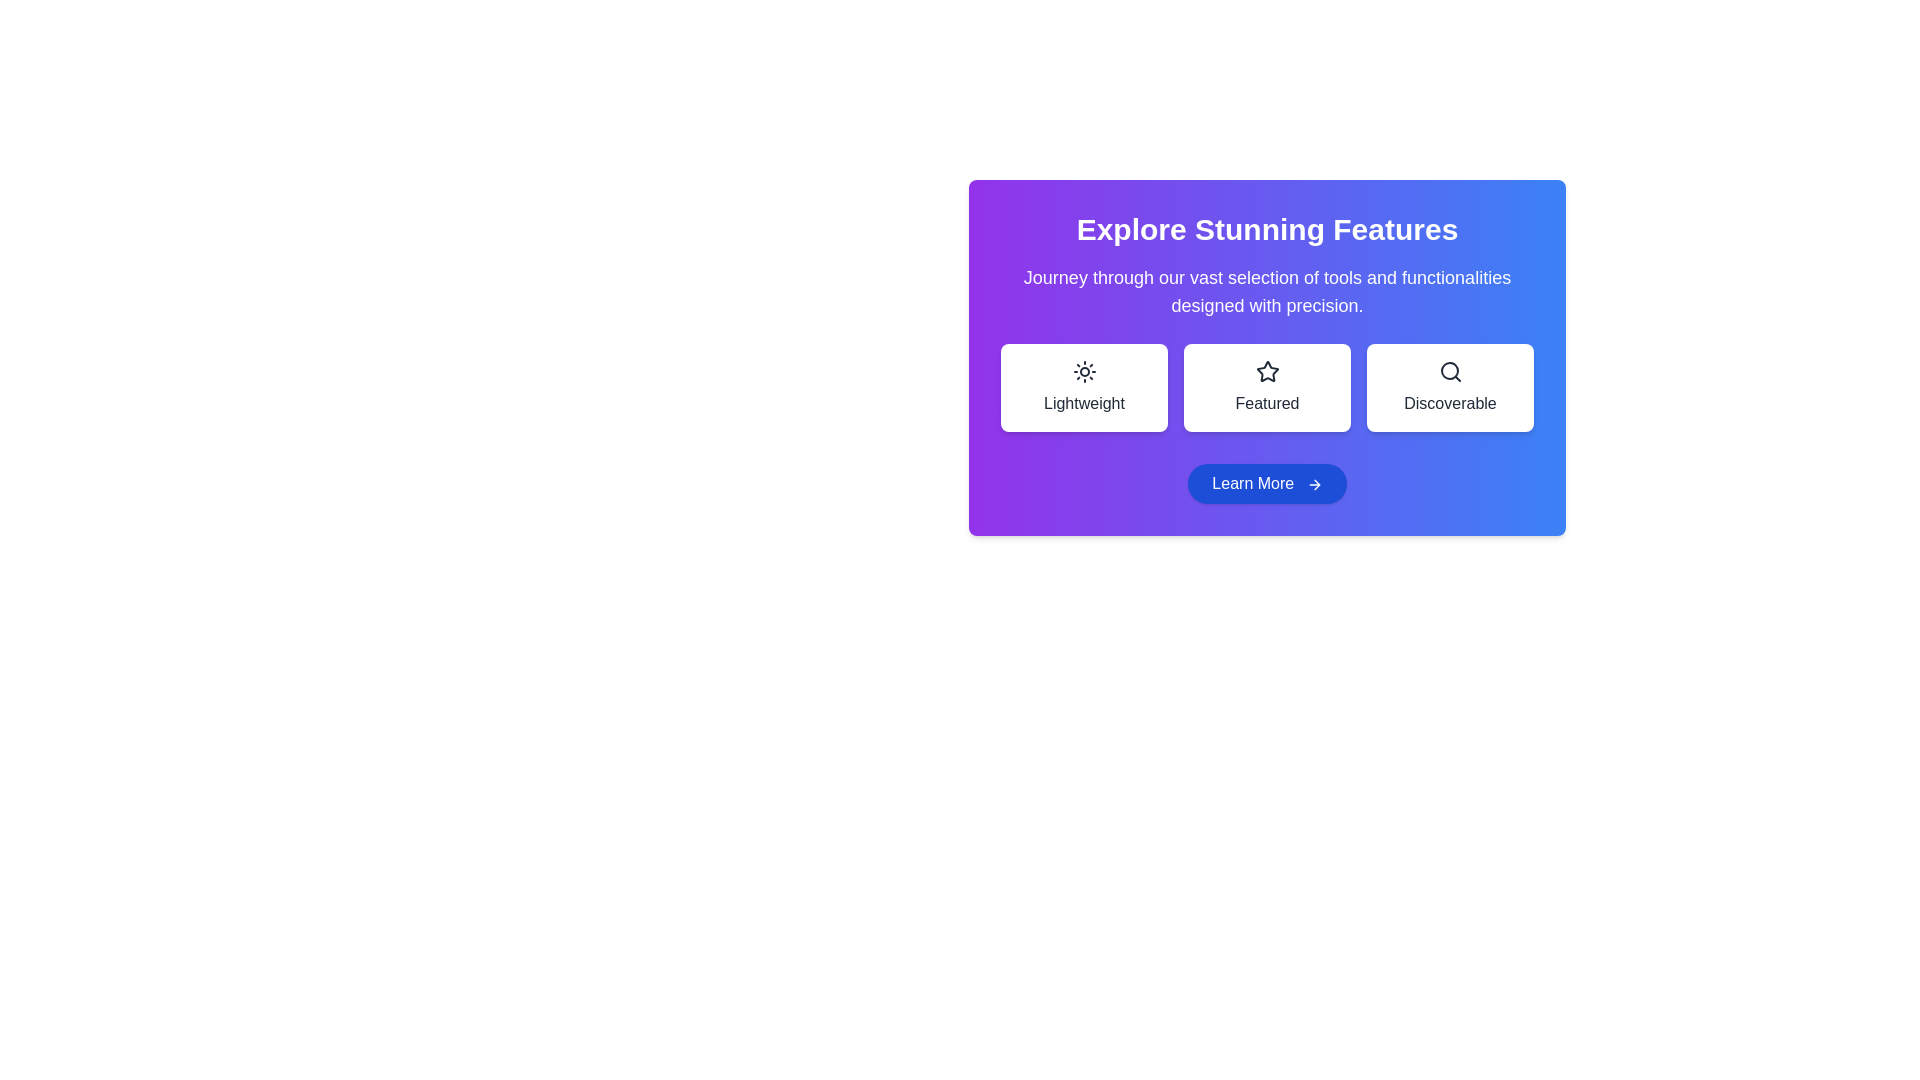 Image resolution: width=1920 pixels, height=1080 pixels. I want to click on the 'Discoverable' text label located at the bottom center of the card with a magnifying glass icon above it, which is the third card from the left in a set of horizontal cards, so click(1450, 404).